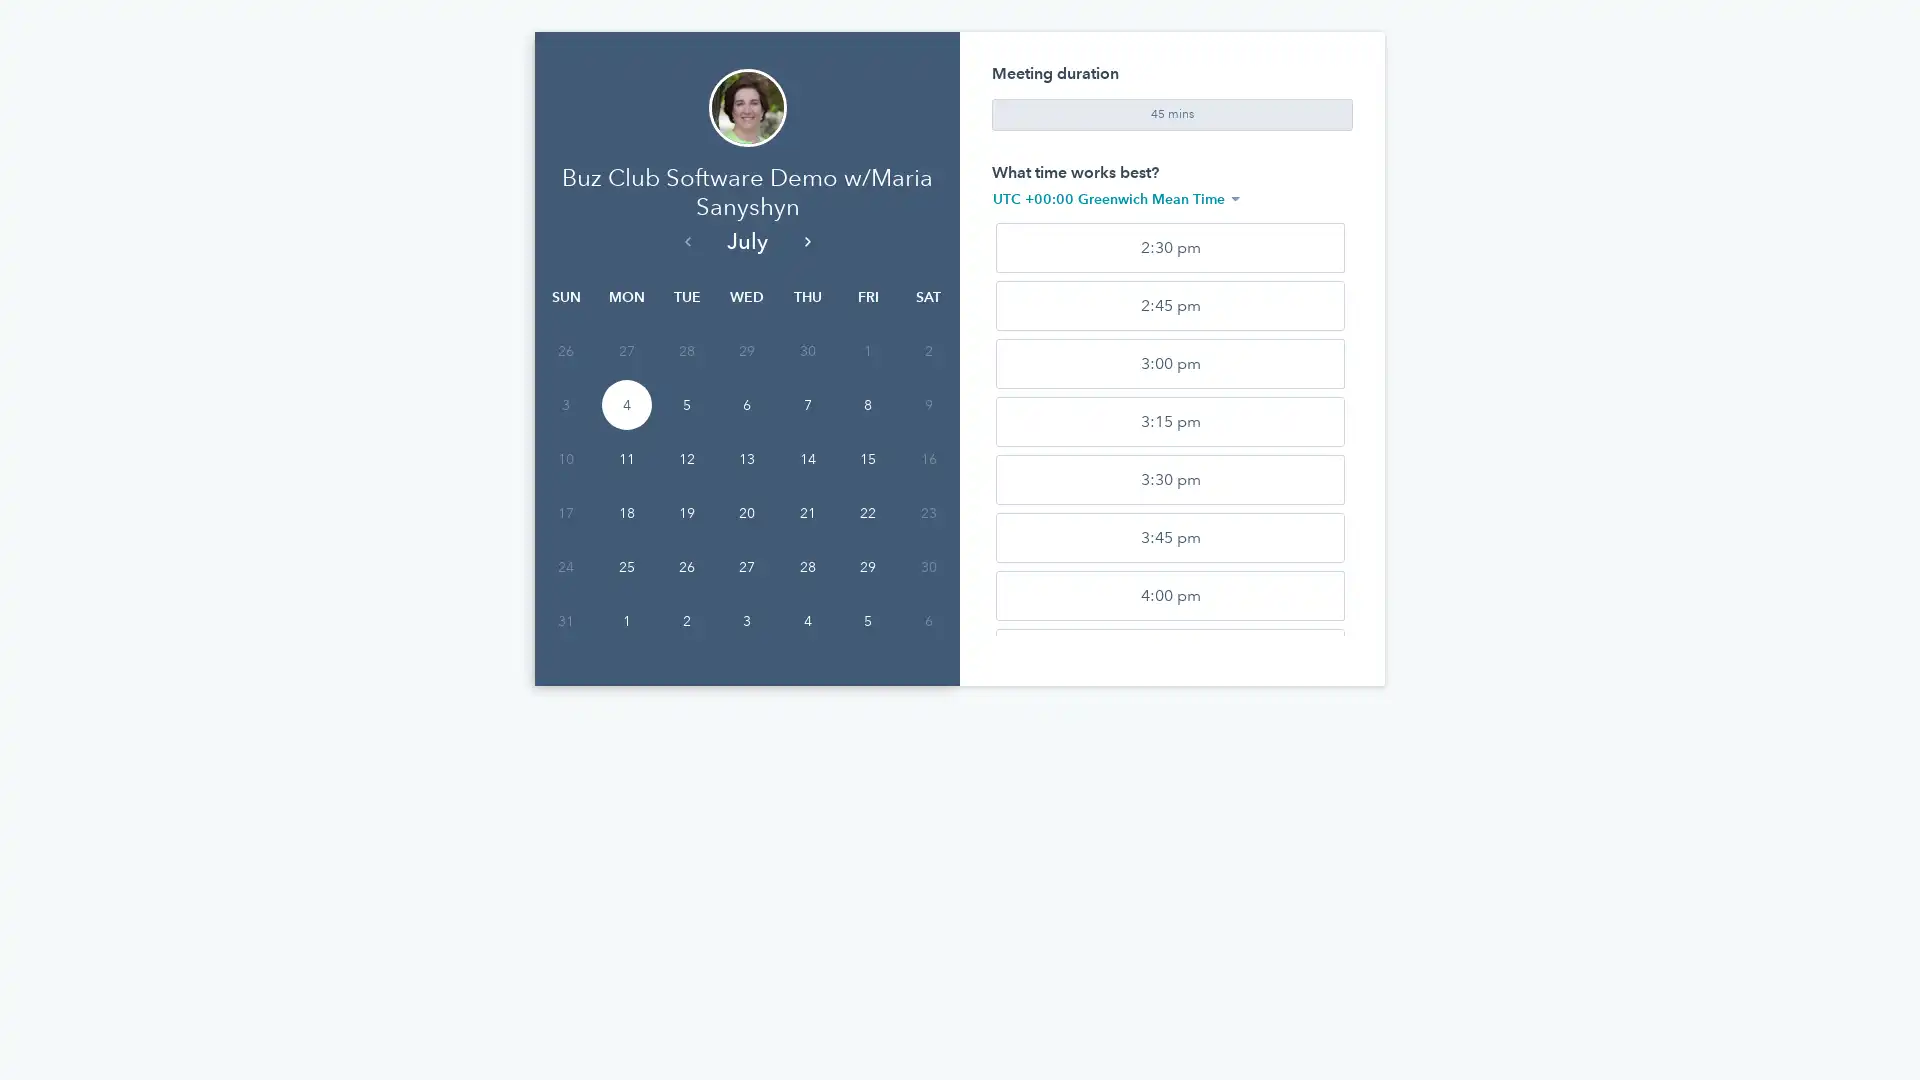  I want to click on July 20th, so click(746, 588).